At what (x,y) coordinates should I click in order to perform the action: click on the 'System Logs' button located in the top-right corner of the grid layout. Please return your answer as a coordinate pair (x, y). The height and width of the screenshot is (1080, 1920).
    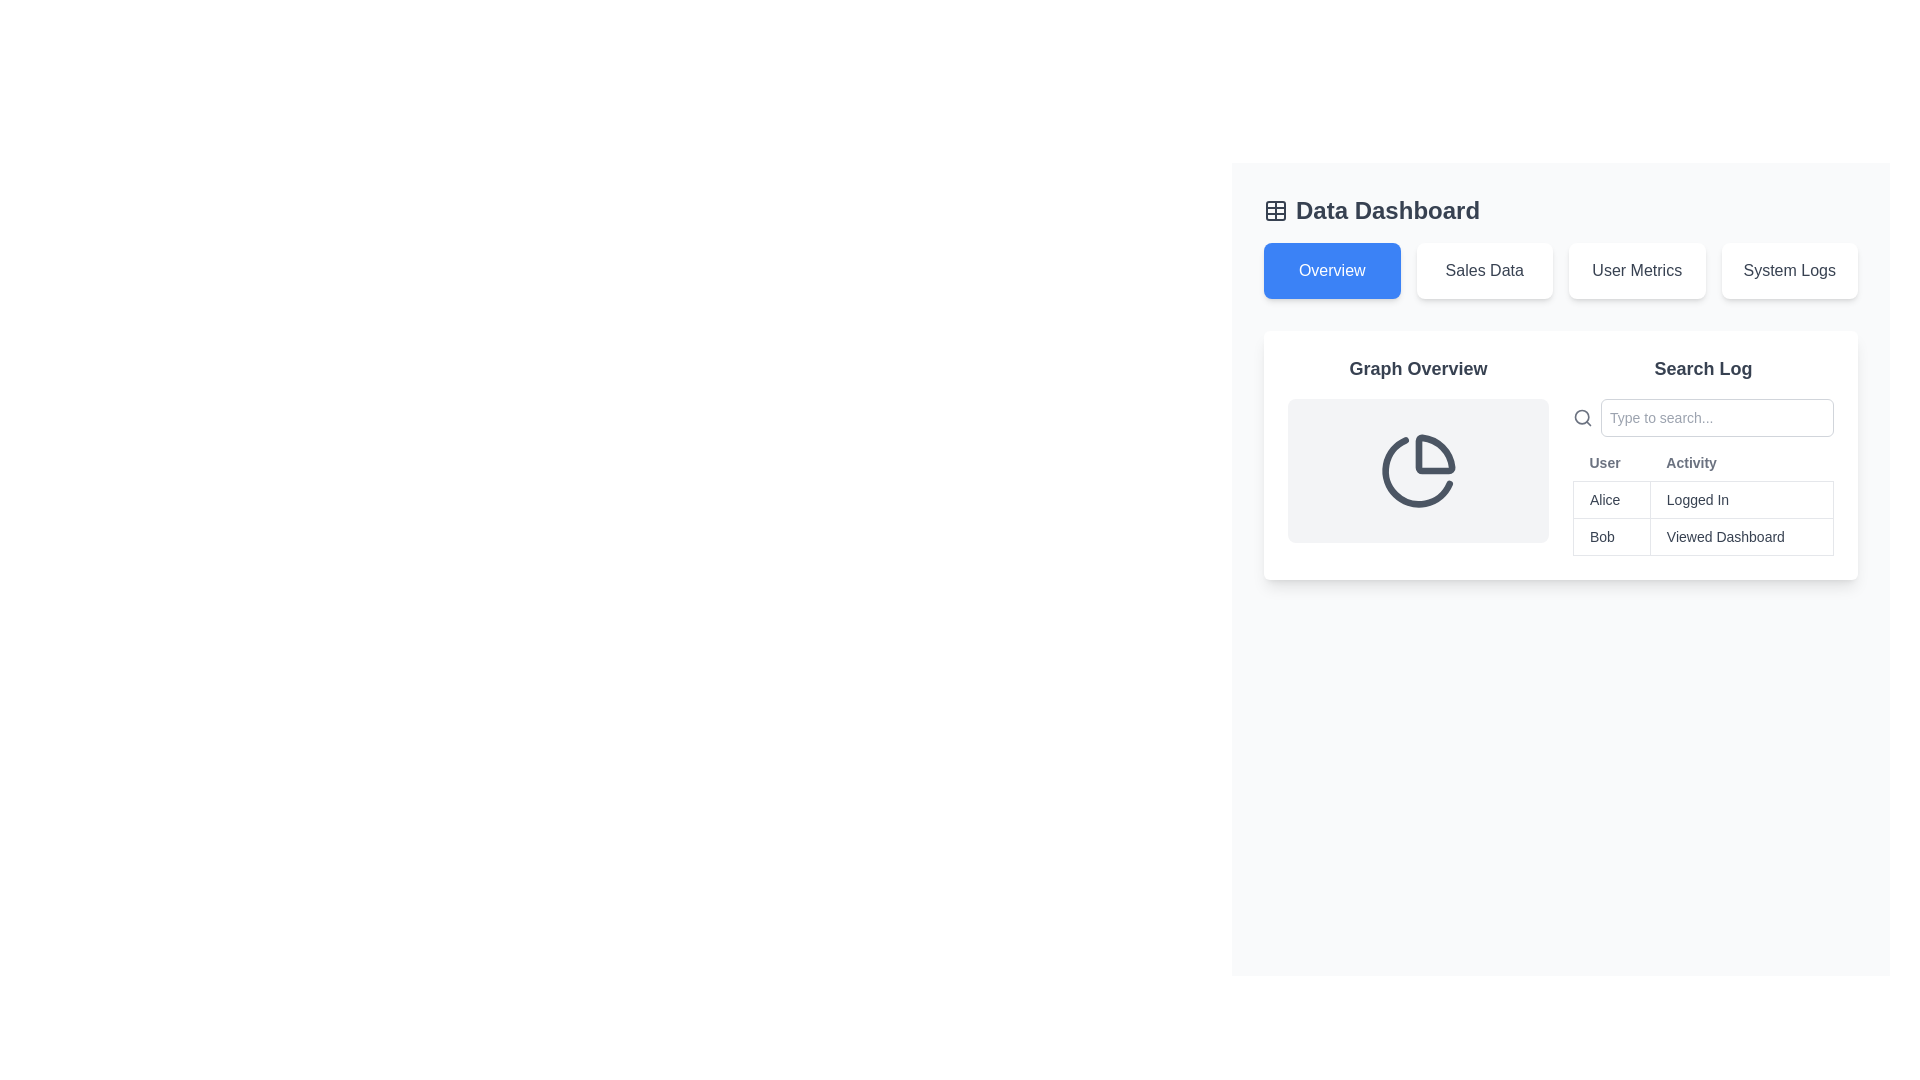
    Looking at the image, I should click on (1789, 270).